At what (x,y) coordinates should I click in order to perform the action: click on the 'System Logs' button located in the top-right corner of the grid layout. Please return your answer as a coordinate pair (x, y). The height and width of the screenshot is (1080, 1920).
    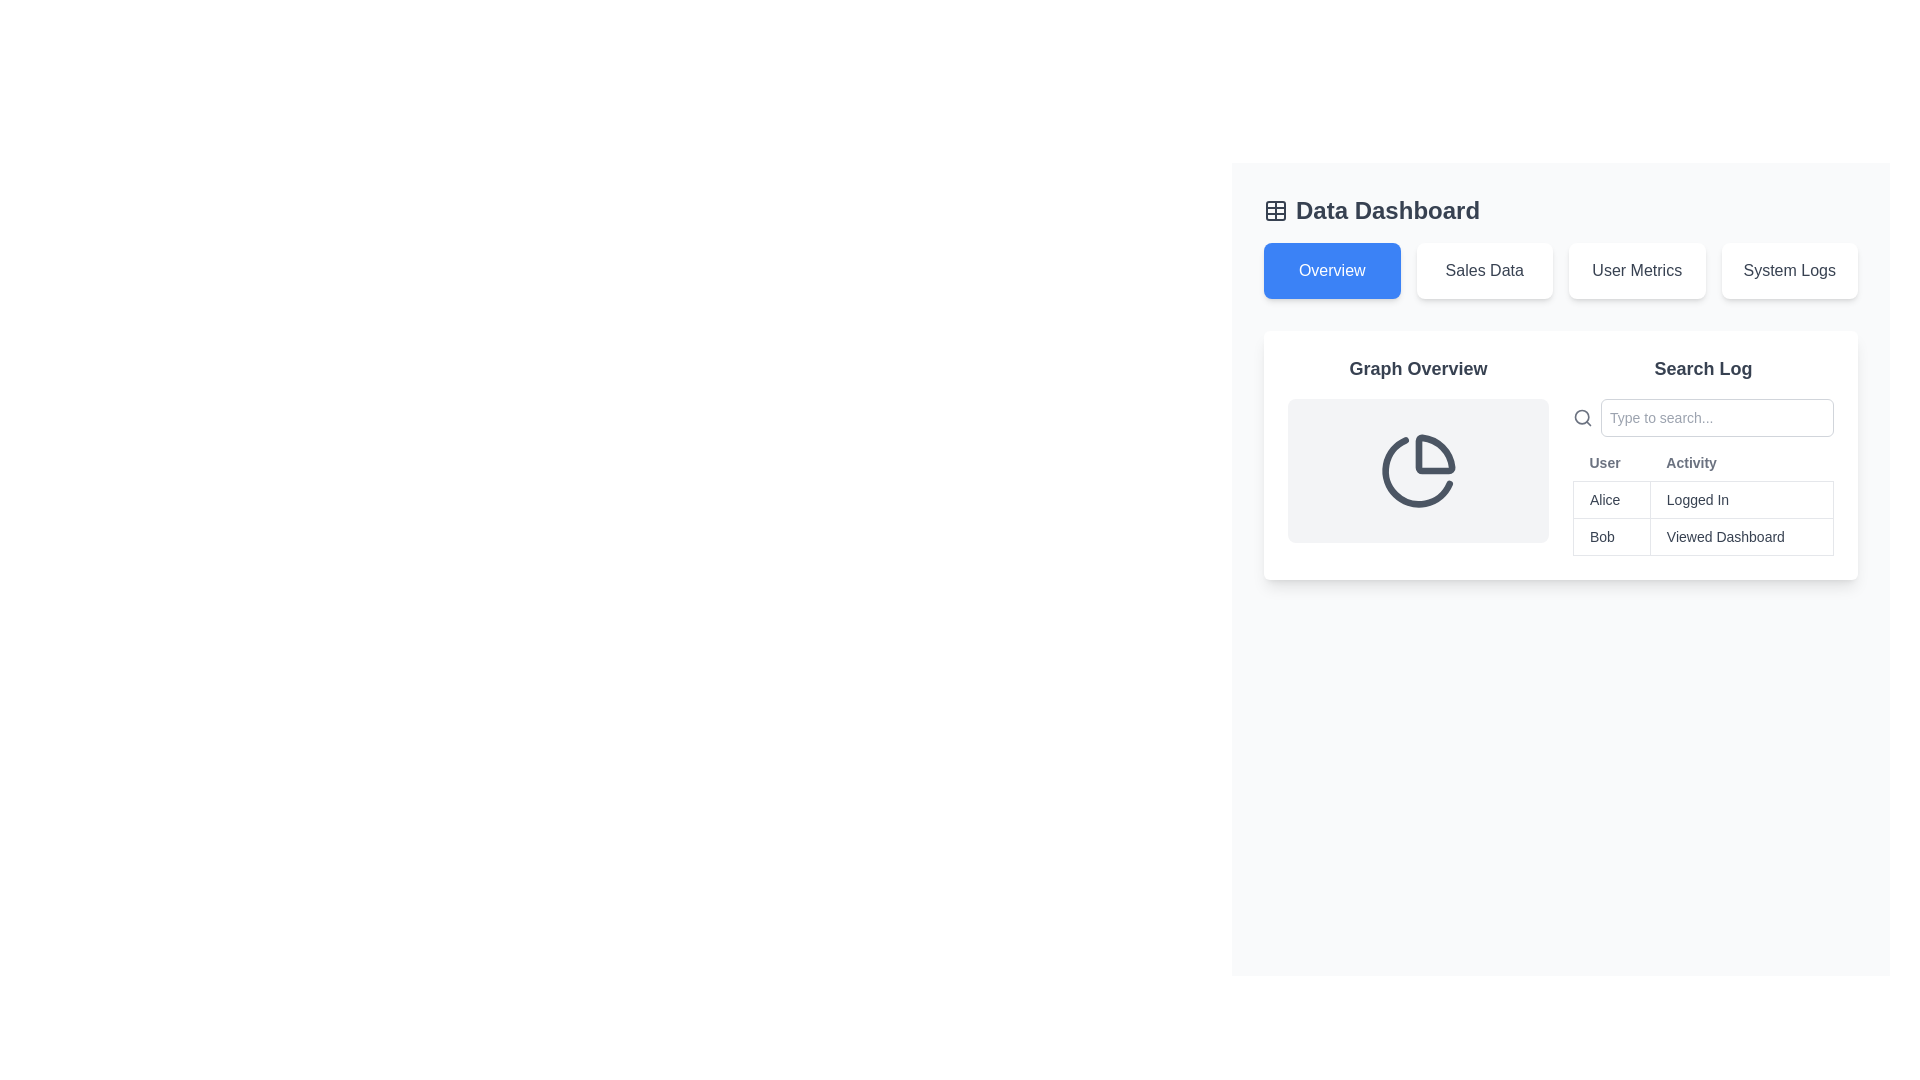
    Looking at the image, I should click on (1789, 270).